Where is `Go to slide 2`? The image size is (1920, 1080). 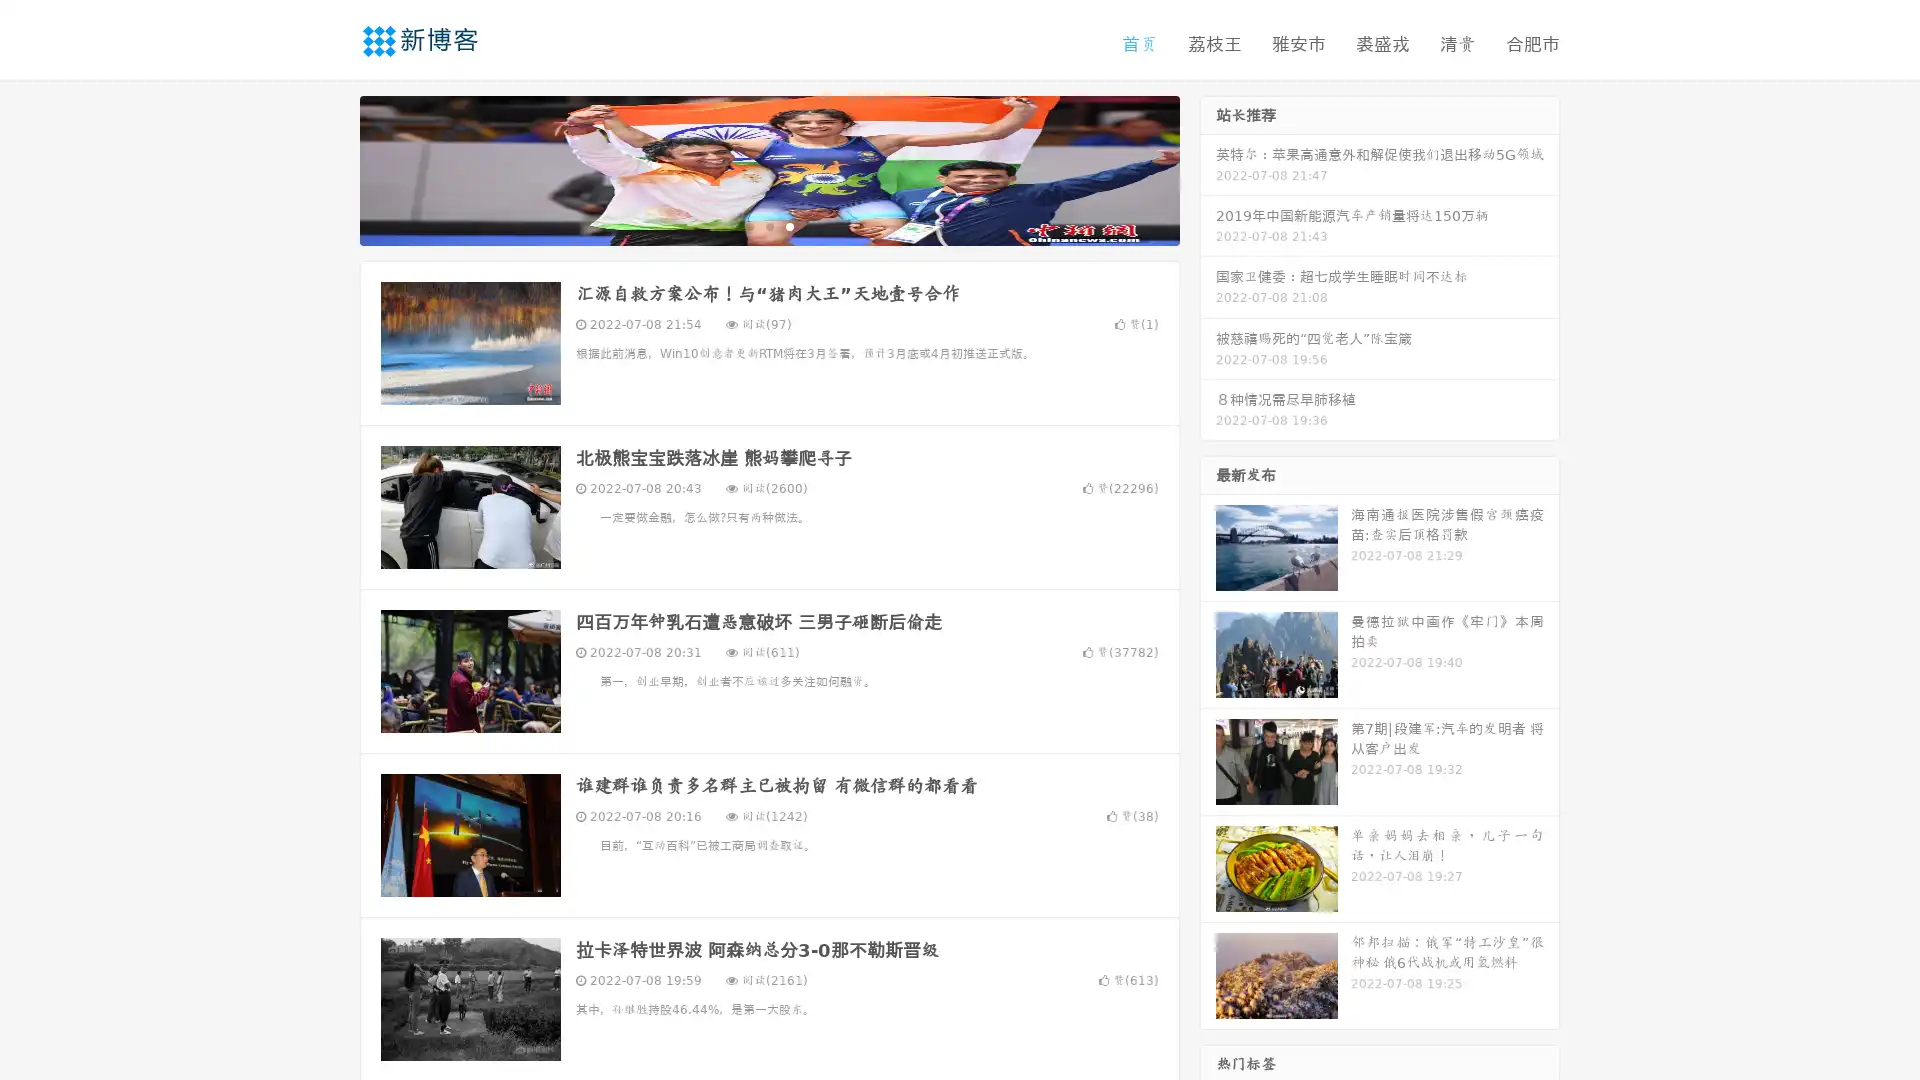 Go to slide 2 is located at coordinates (768, 225).